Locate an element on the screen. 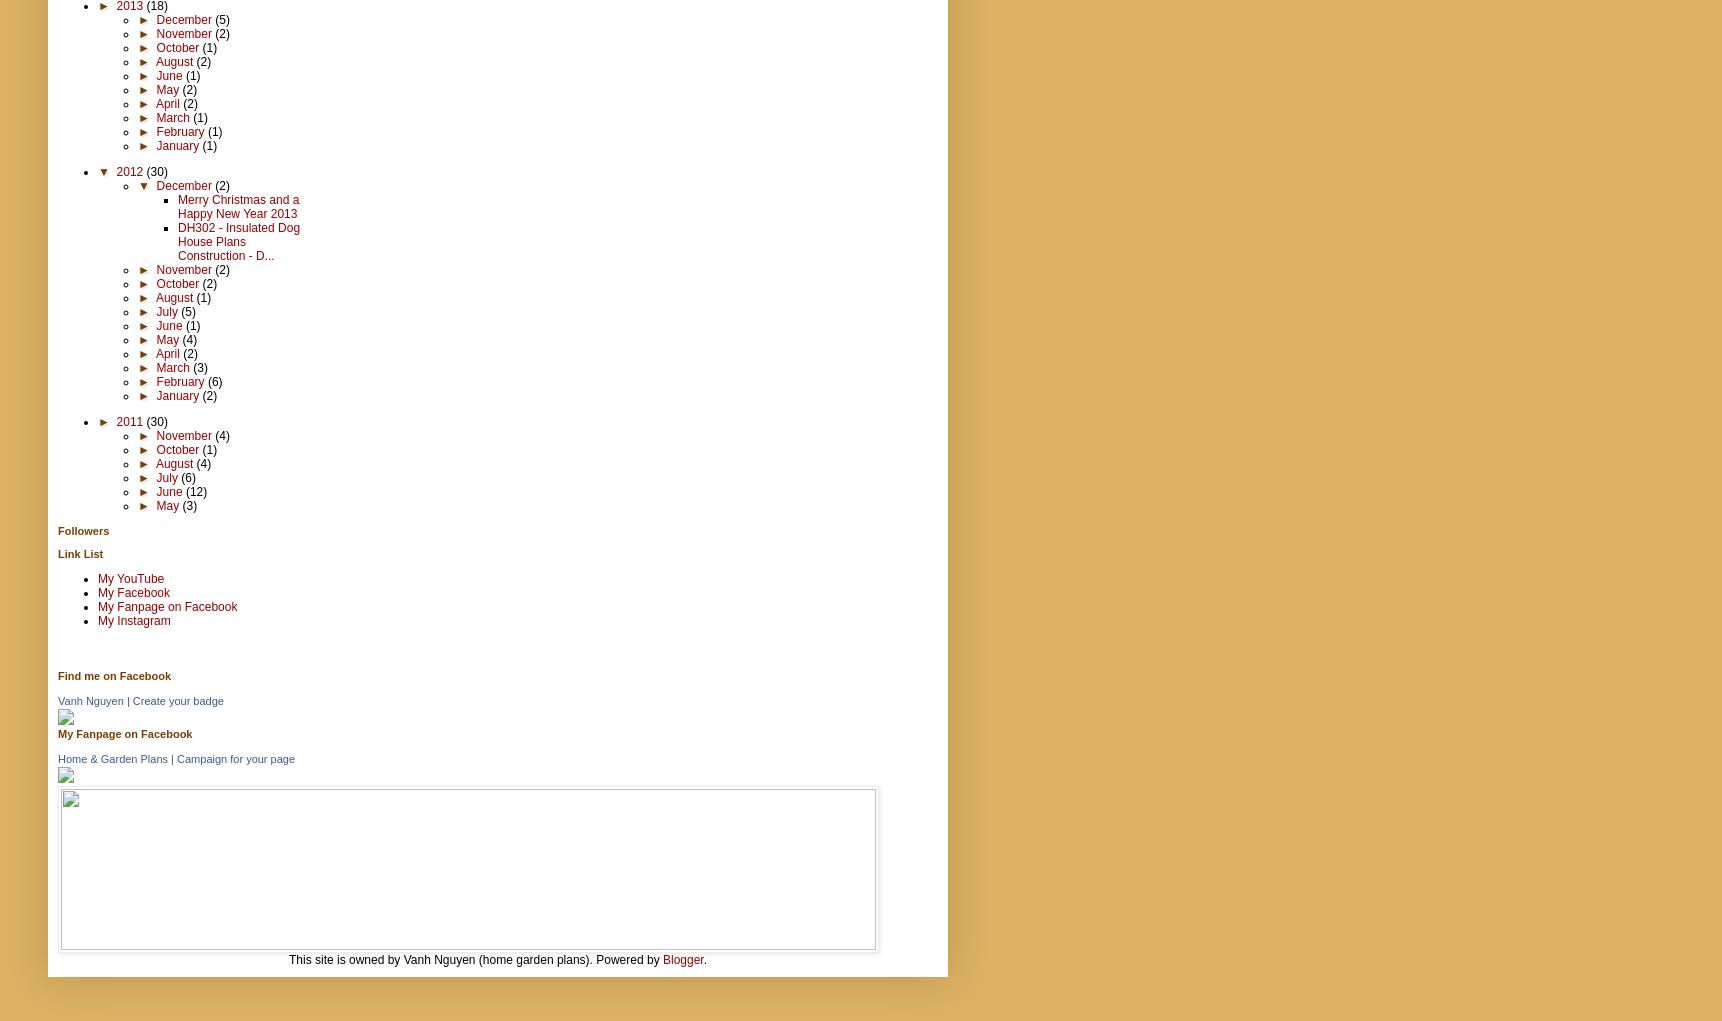 This screenshot has height=1021, width=1722. 'Merry Christmas and a Happy New Year 2013' is located at coordinates (237, 206).